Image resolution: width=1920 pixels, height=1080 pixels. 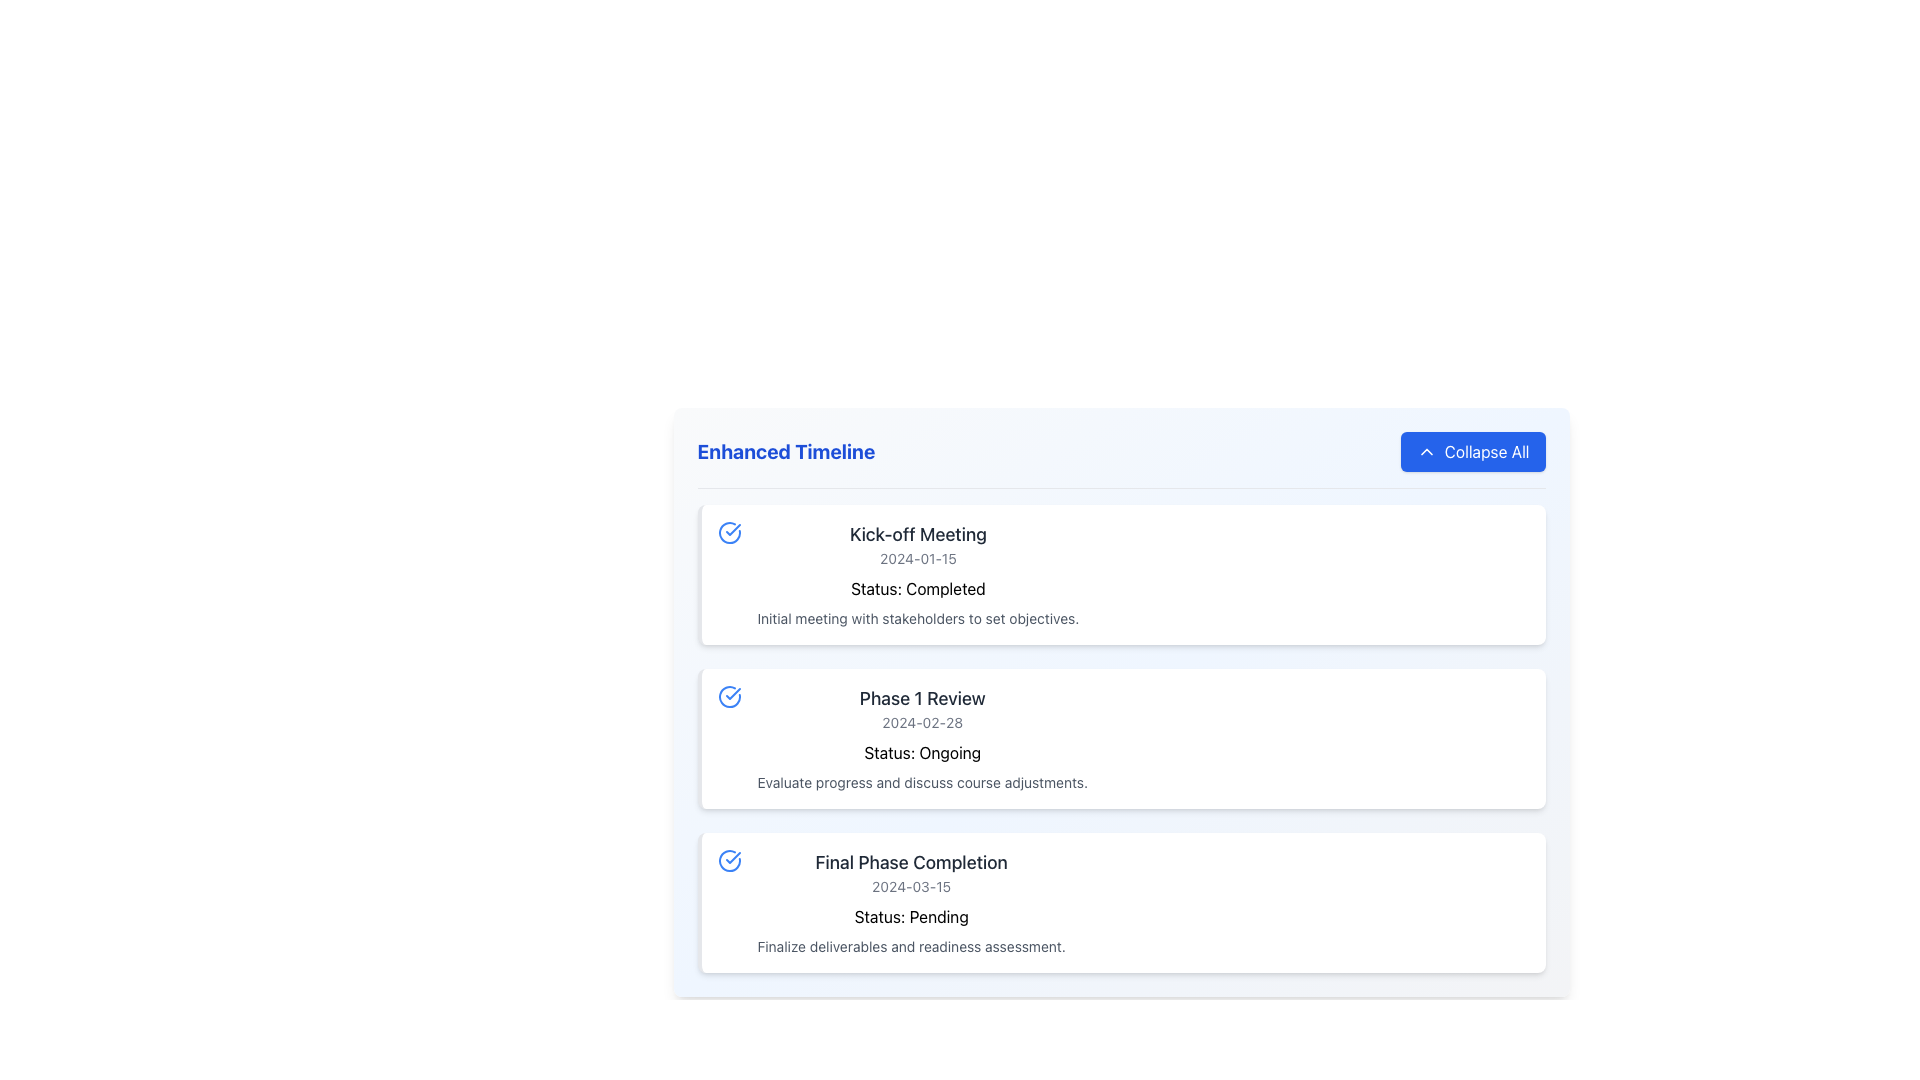 I want to click on the Label displaying the scheduled date for the 'Kick-off Meeting', which is located below the title 'Kick-off Meeting' and above the text 'Status: Completed', so click(x=917, y=559).